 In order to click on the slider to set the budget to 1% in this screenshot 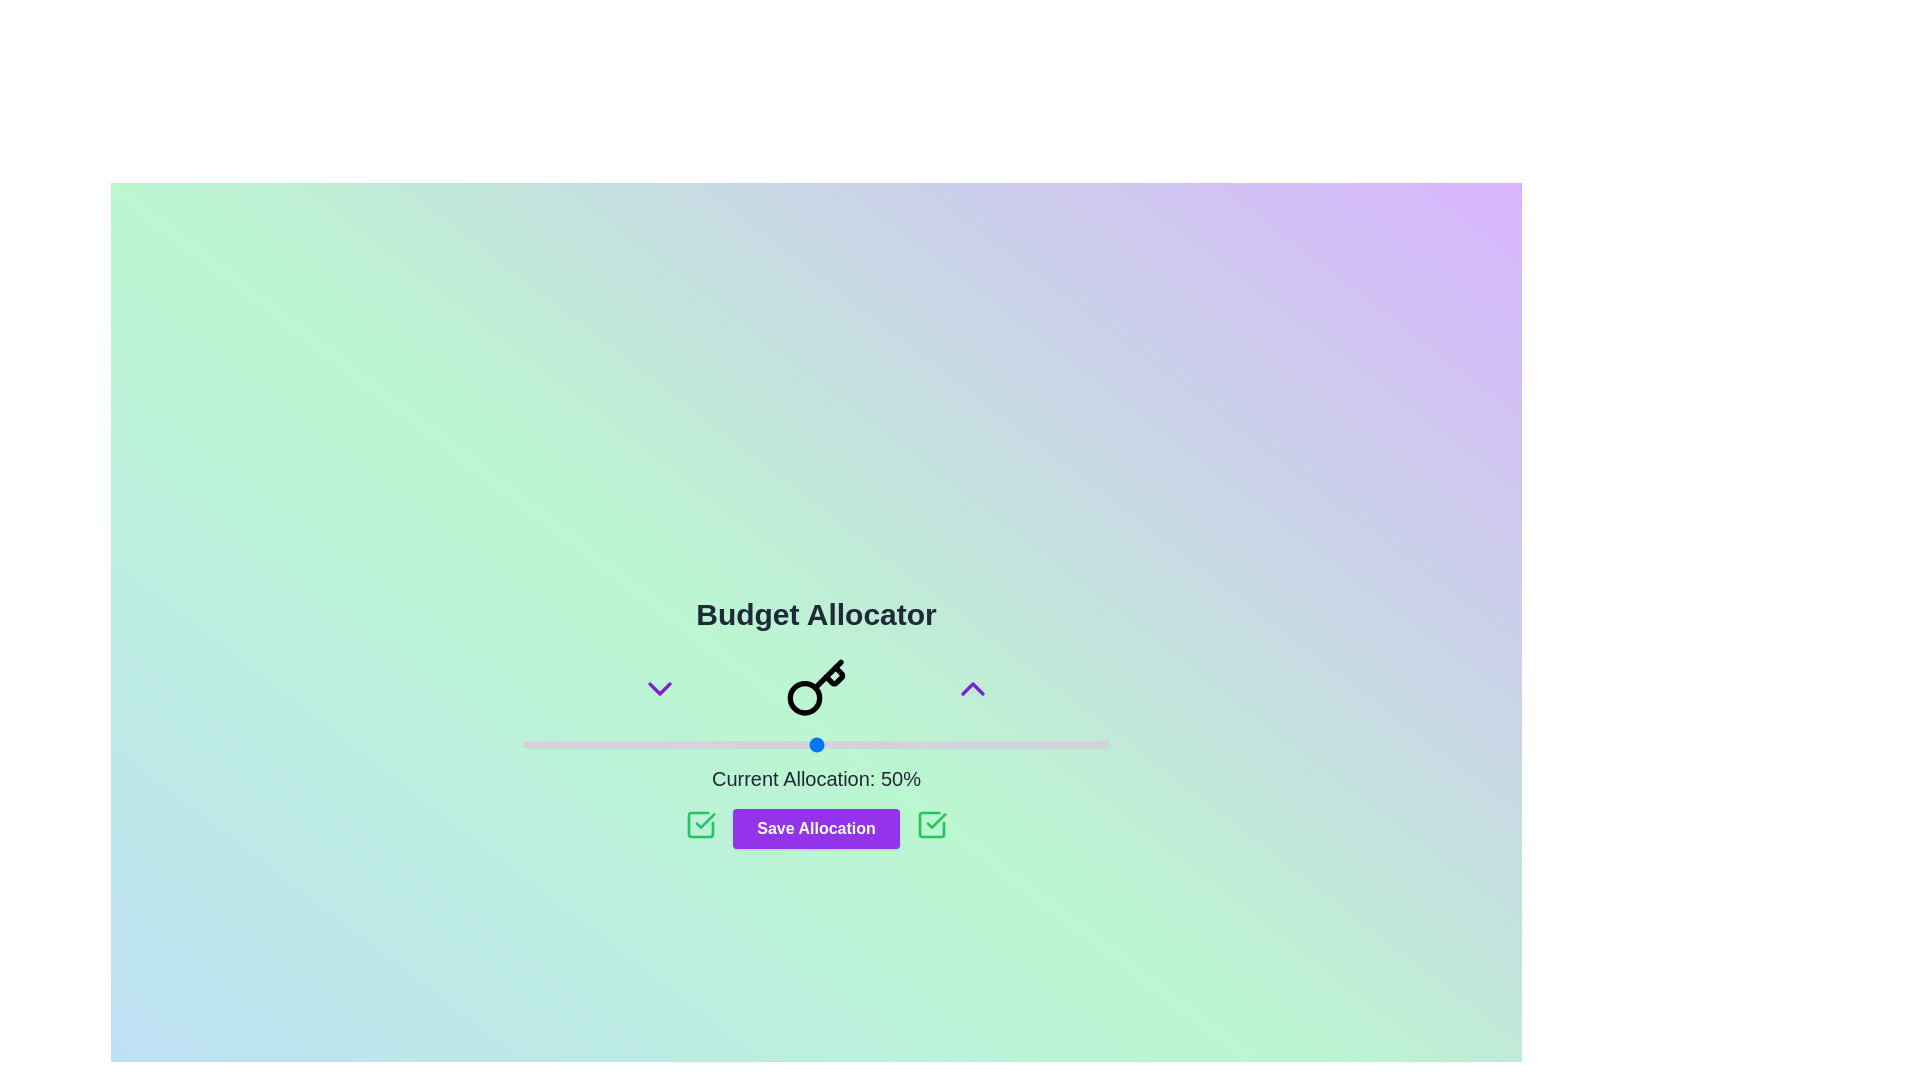, I will do `click(528, 744)`.